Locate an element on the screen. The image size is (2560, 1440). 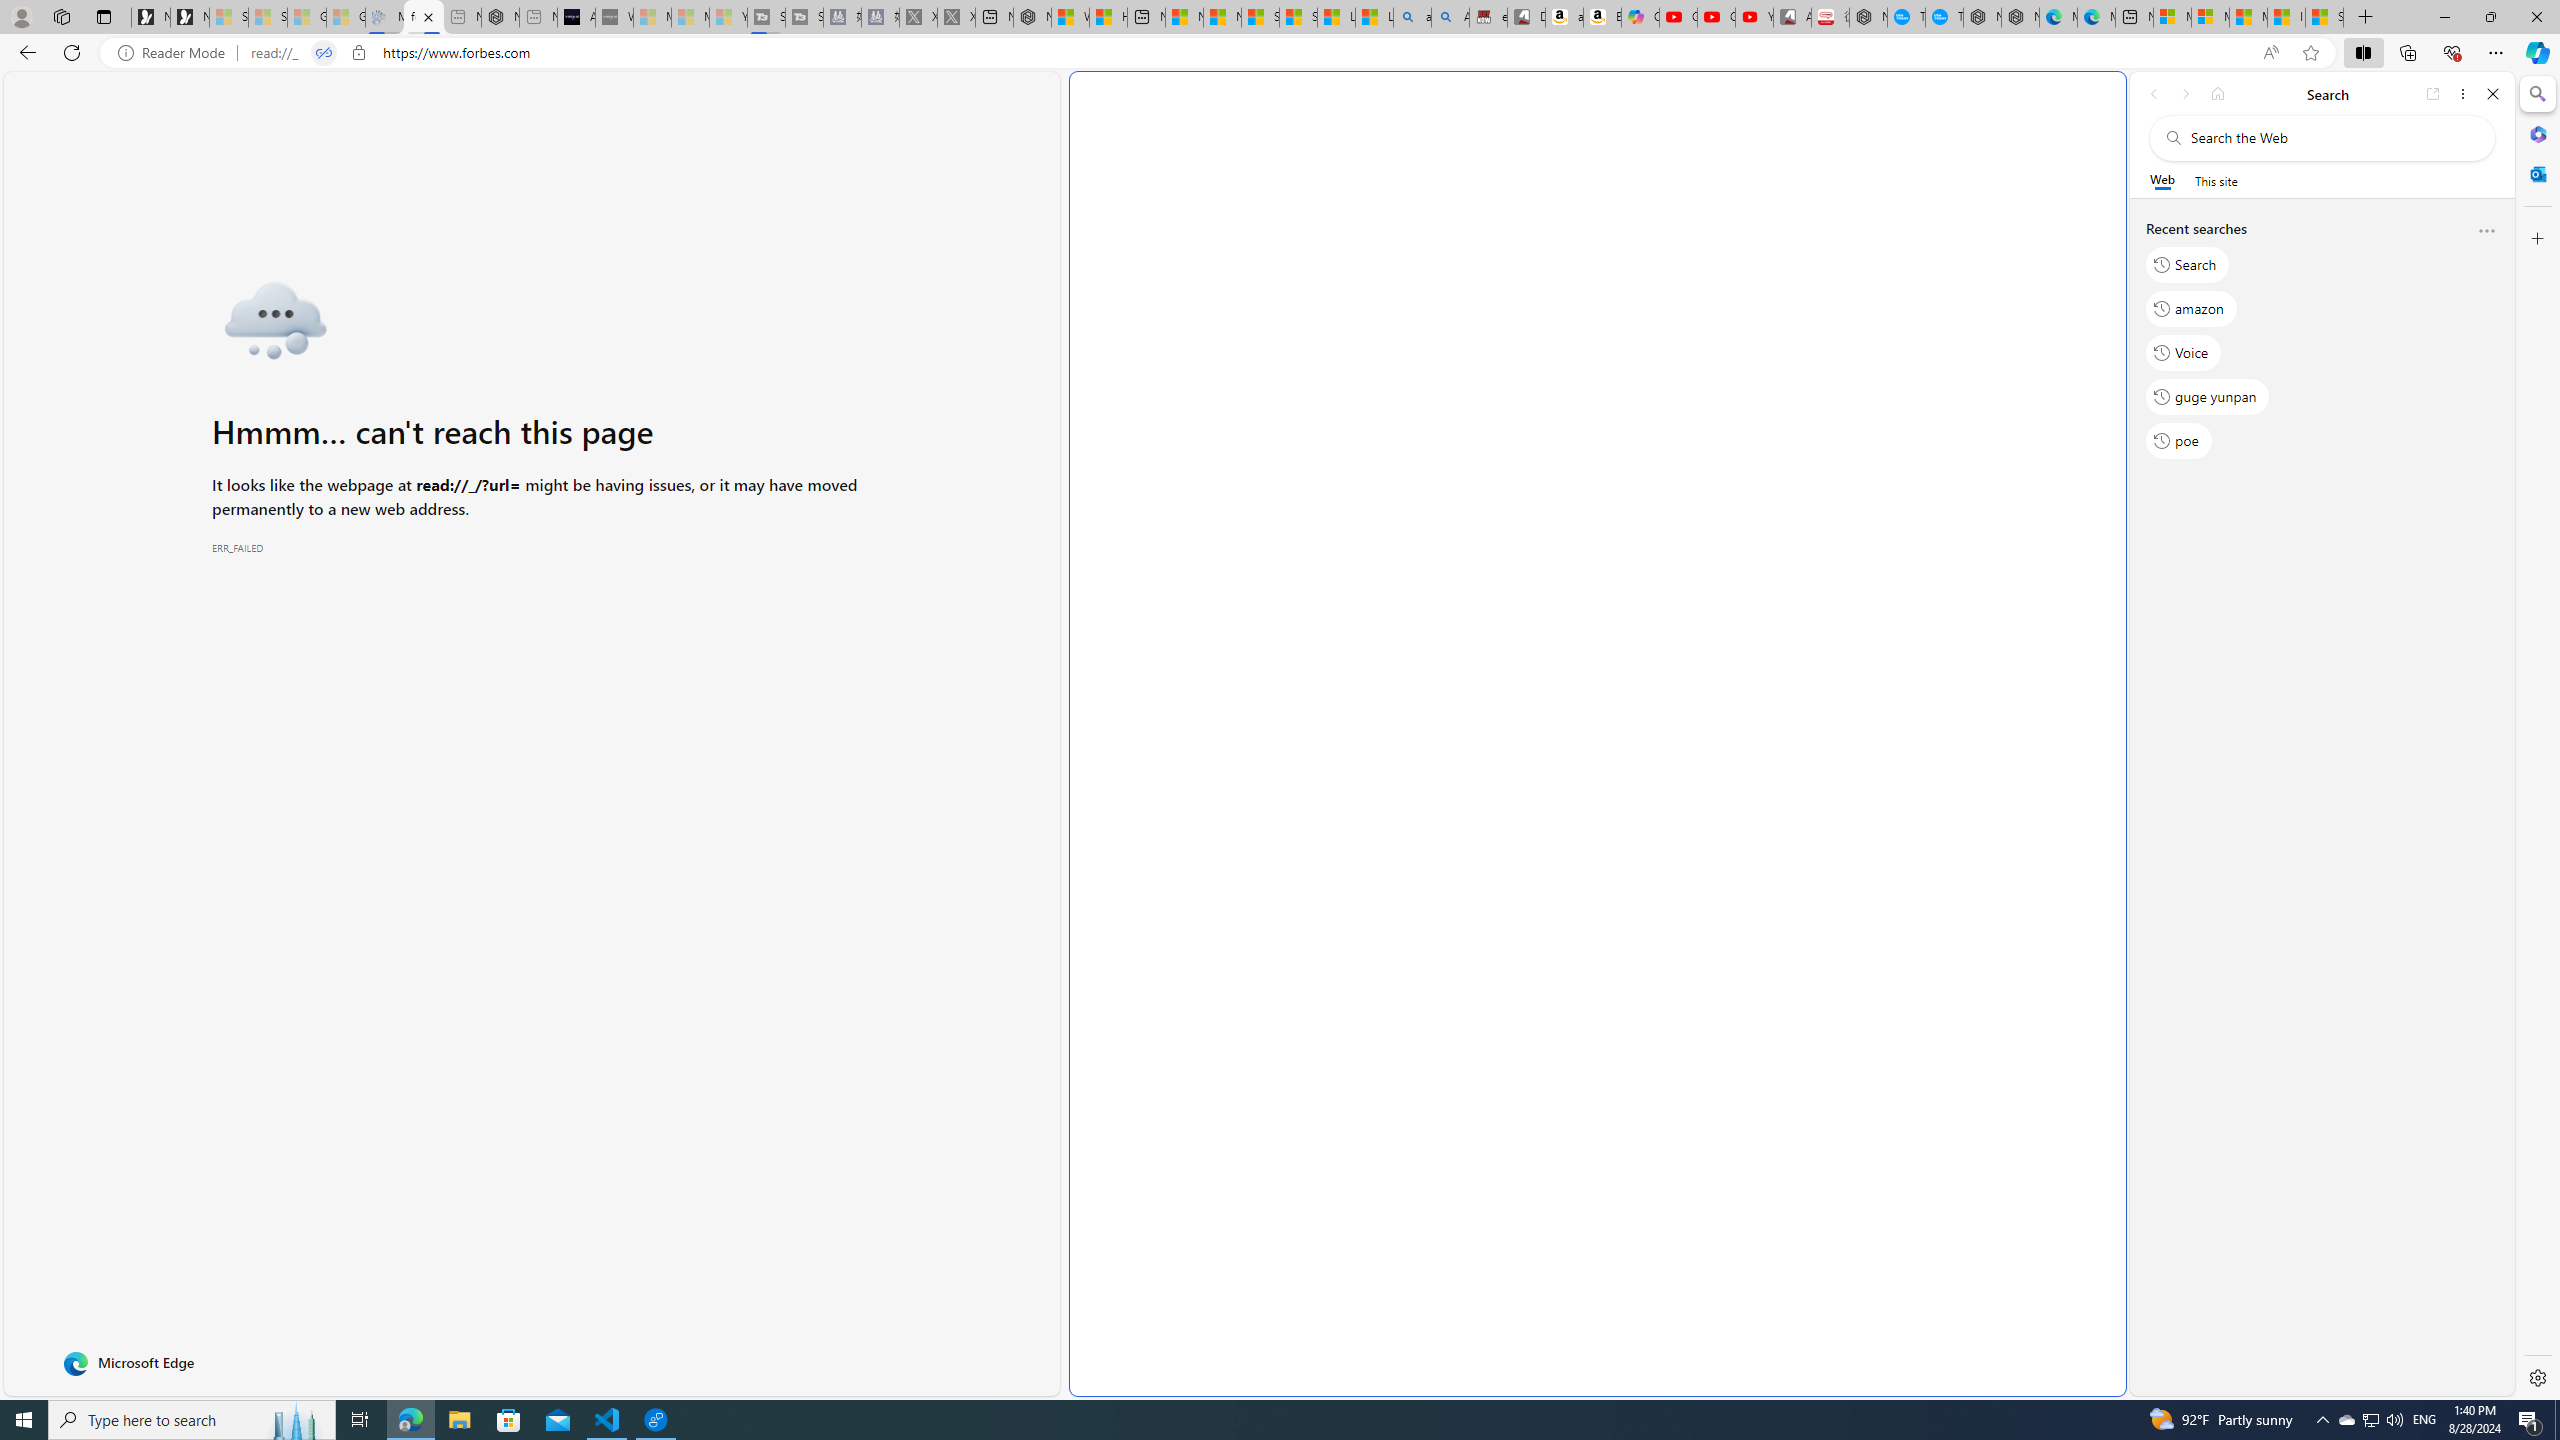
'Tabs in split screen' is located at coordinates (322, 53).